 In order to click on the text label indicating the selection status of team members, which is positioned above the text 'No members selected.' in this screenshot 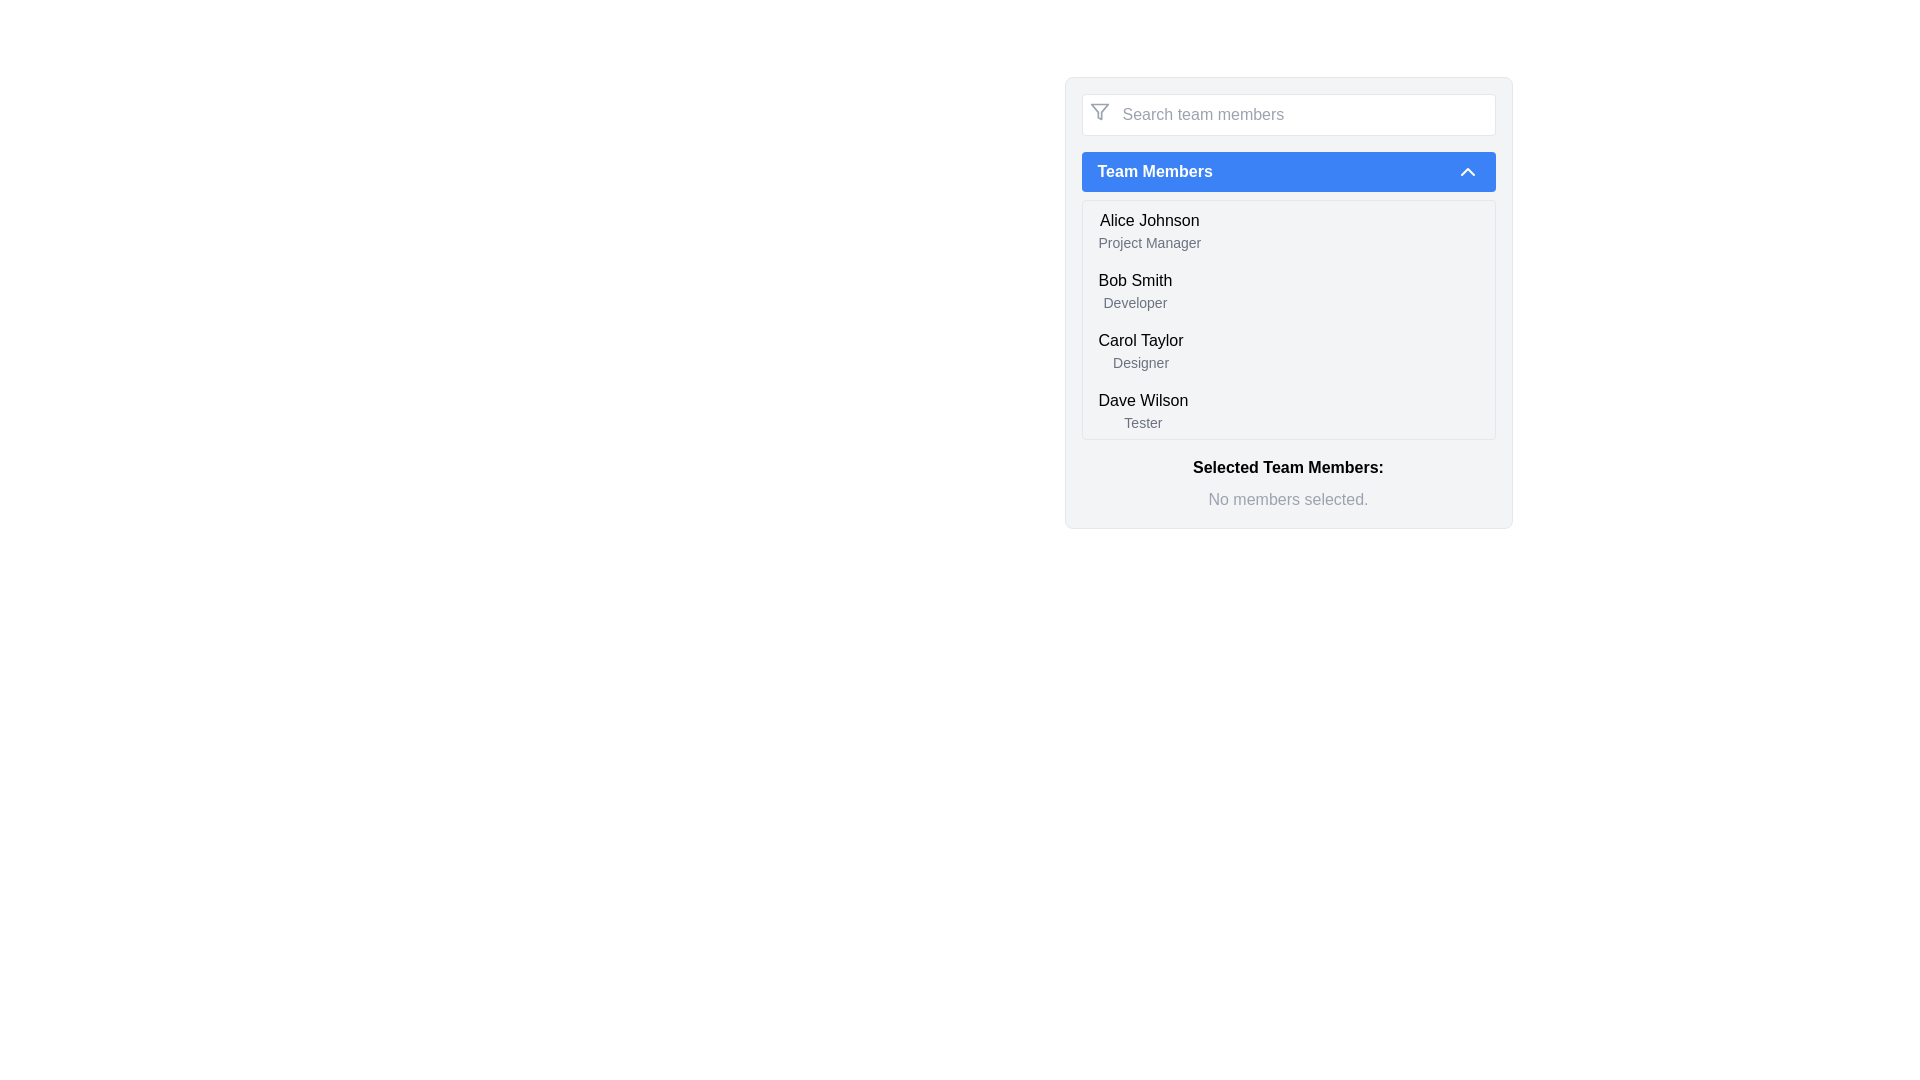, I will do `click(1288, 467)`.